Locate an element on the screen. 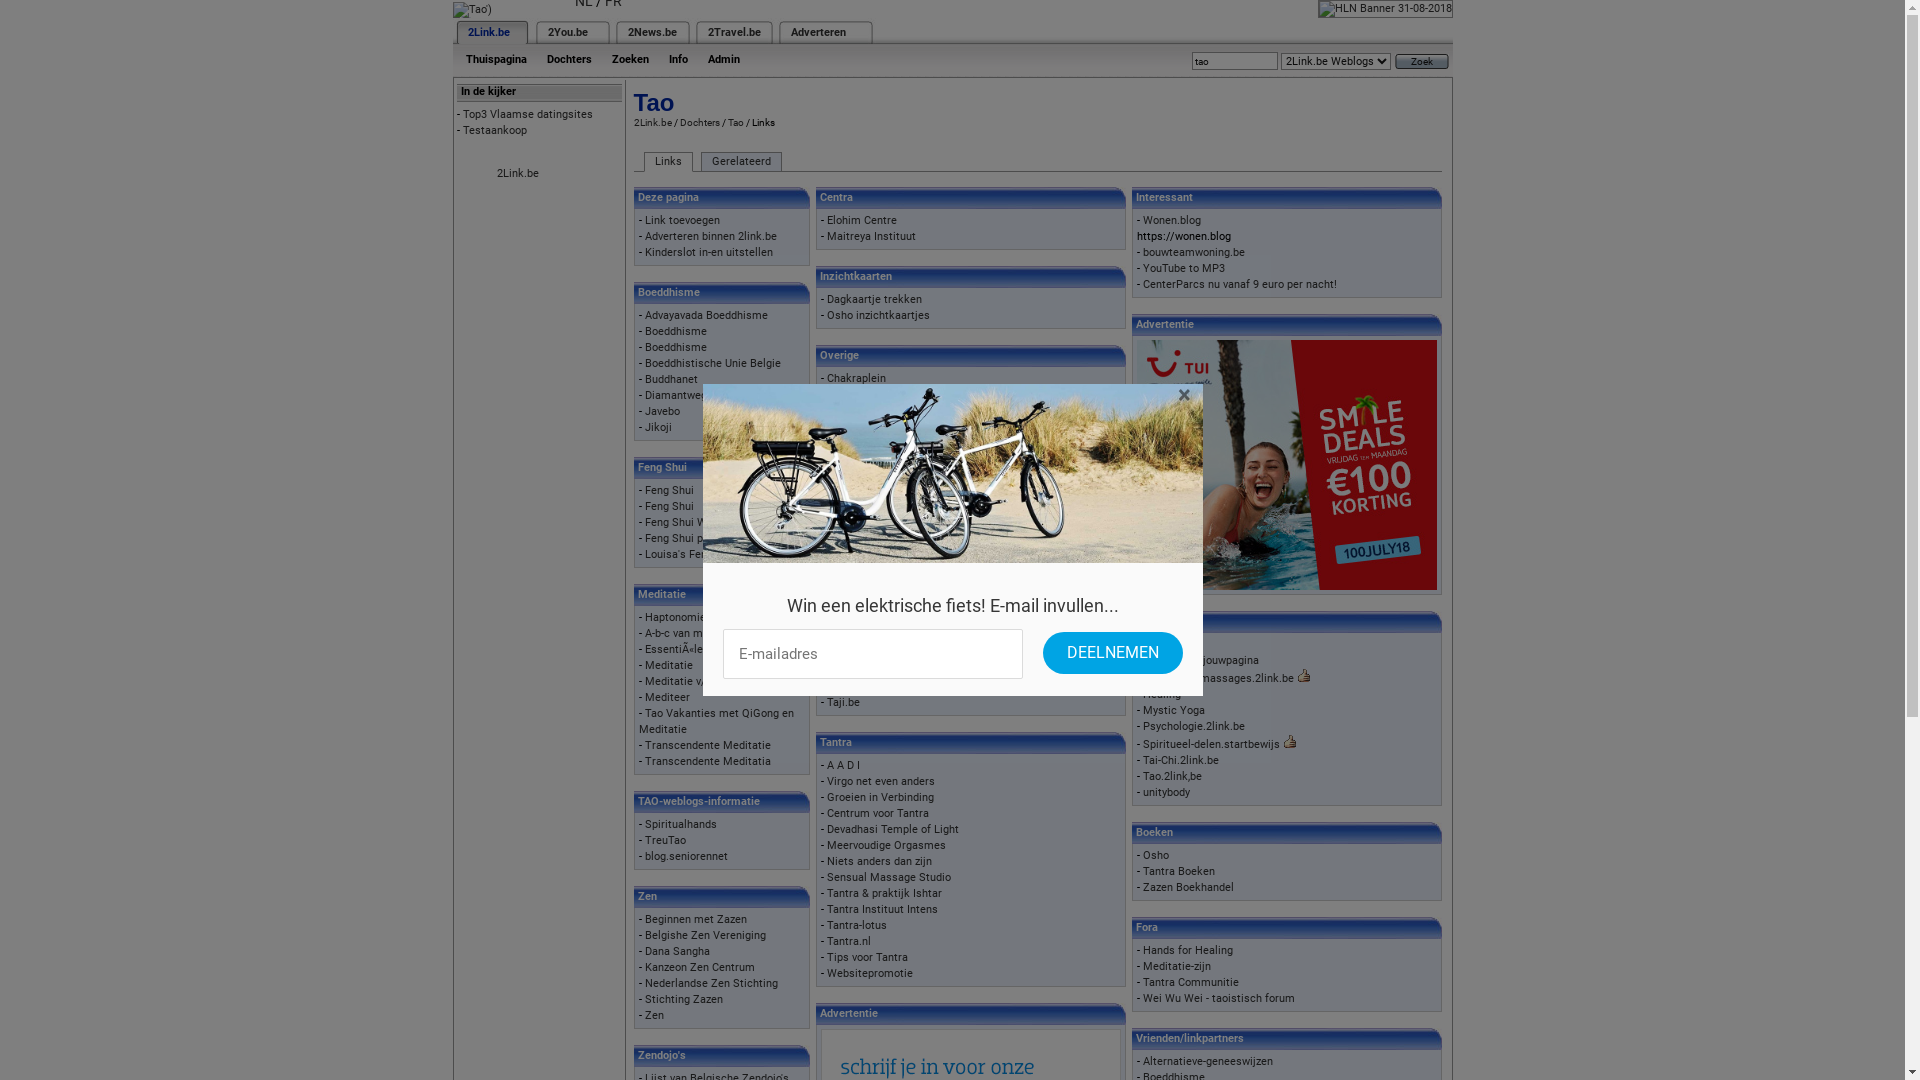 The image size is (1920, 1080). 'Tantra Instituut Intens' is located at coordinates (880, 909).